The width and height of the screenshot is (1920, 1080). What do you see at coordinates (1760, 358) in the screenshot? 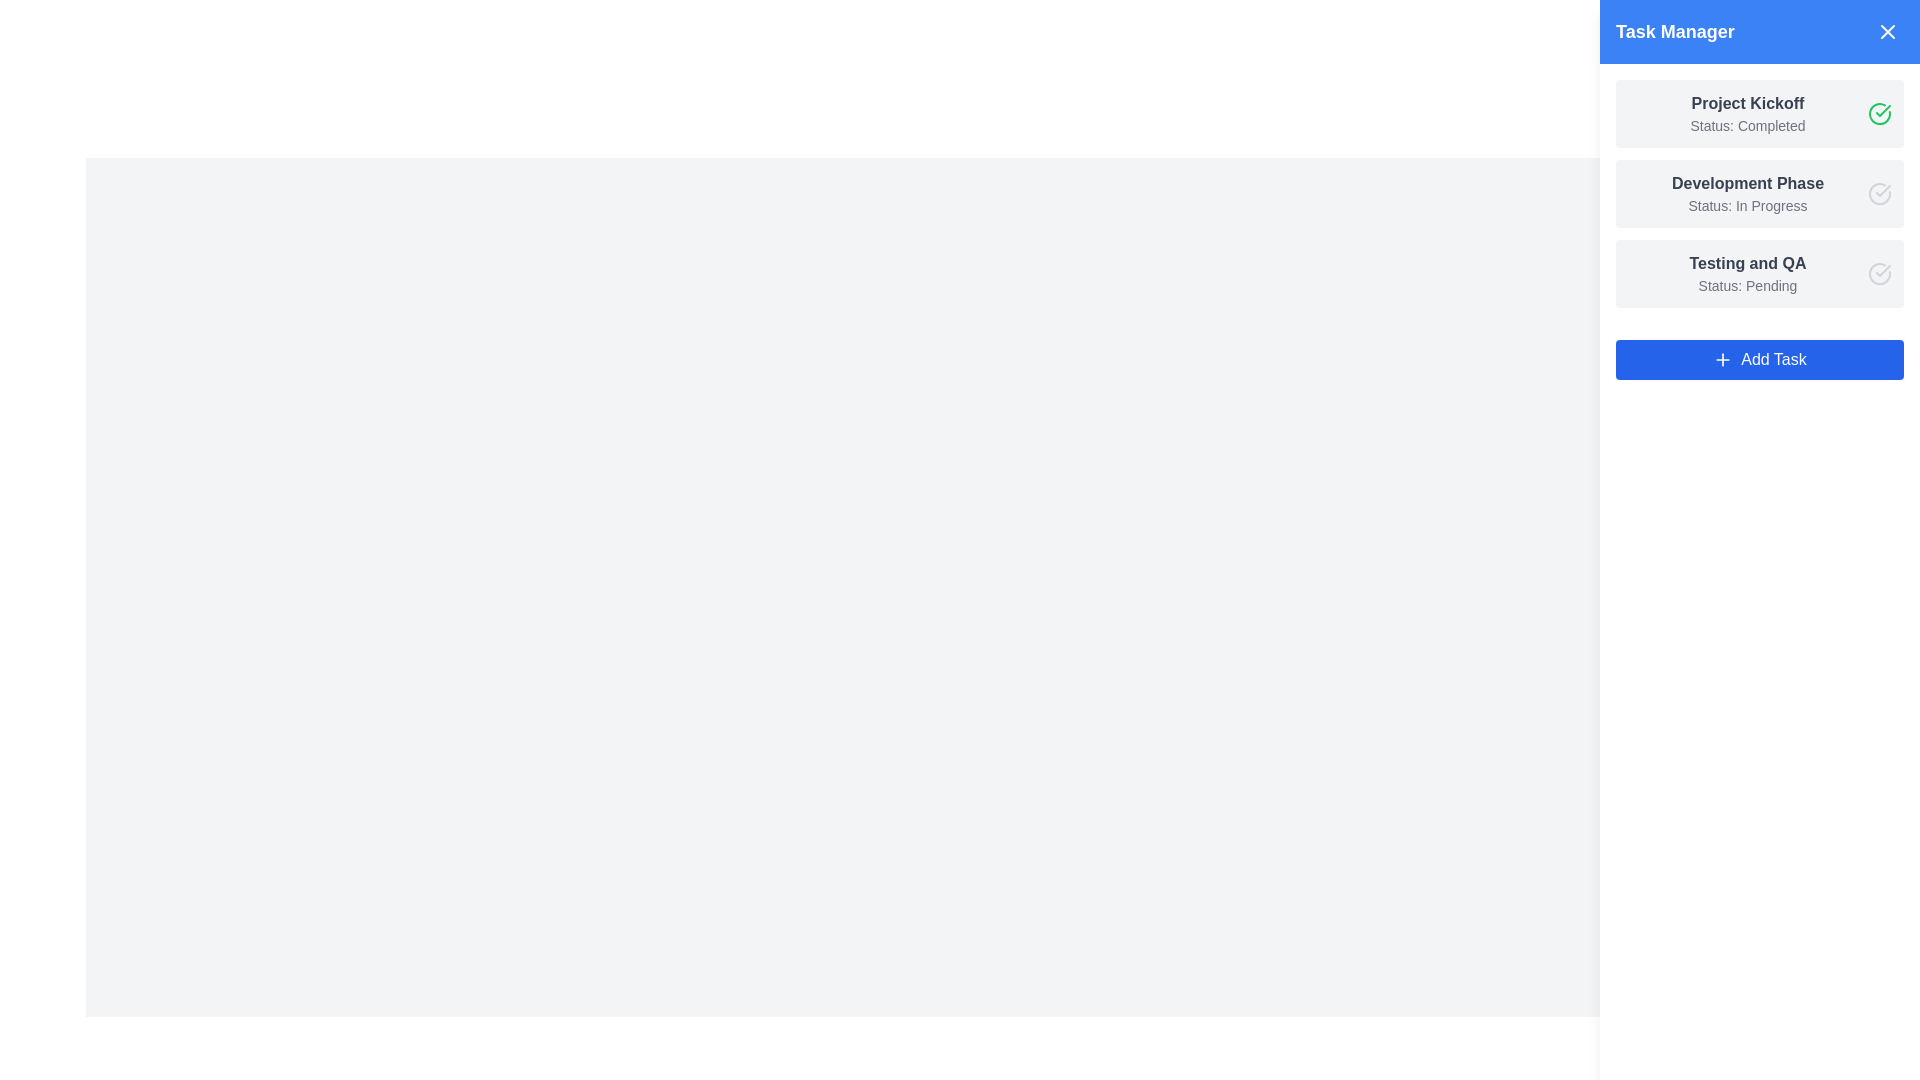
I see `the button located at the bottom of the right sidebar` at bounding box center [1760, 358].